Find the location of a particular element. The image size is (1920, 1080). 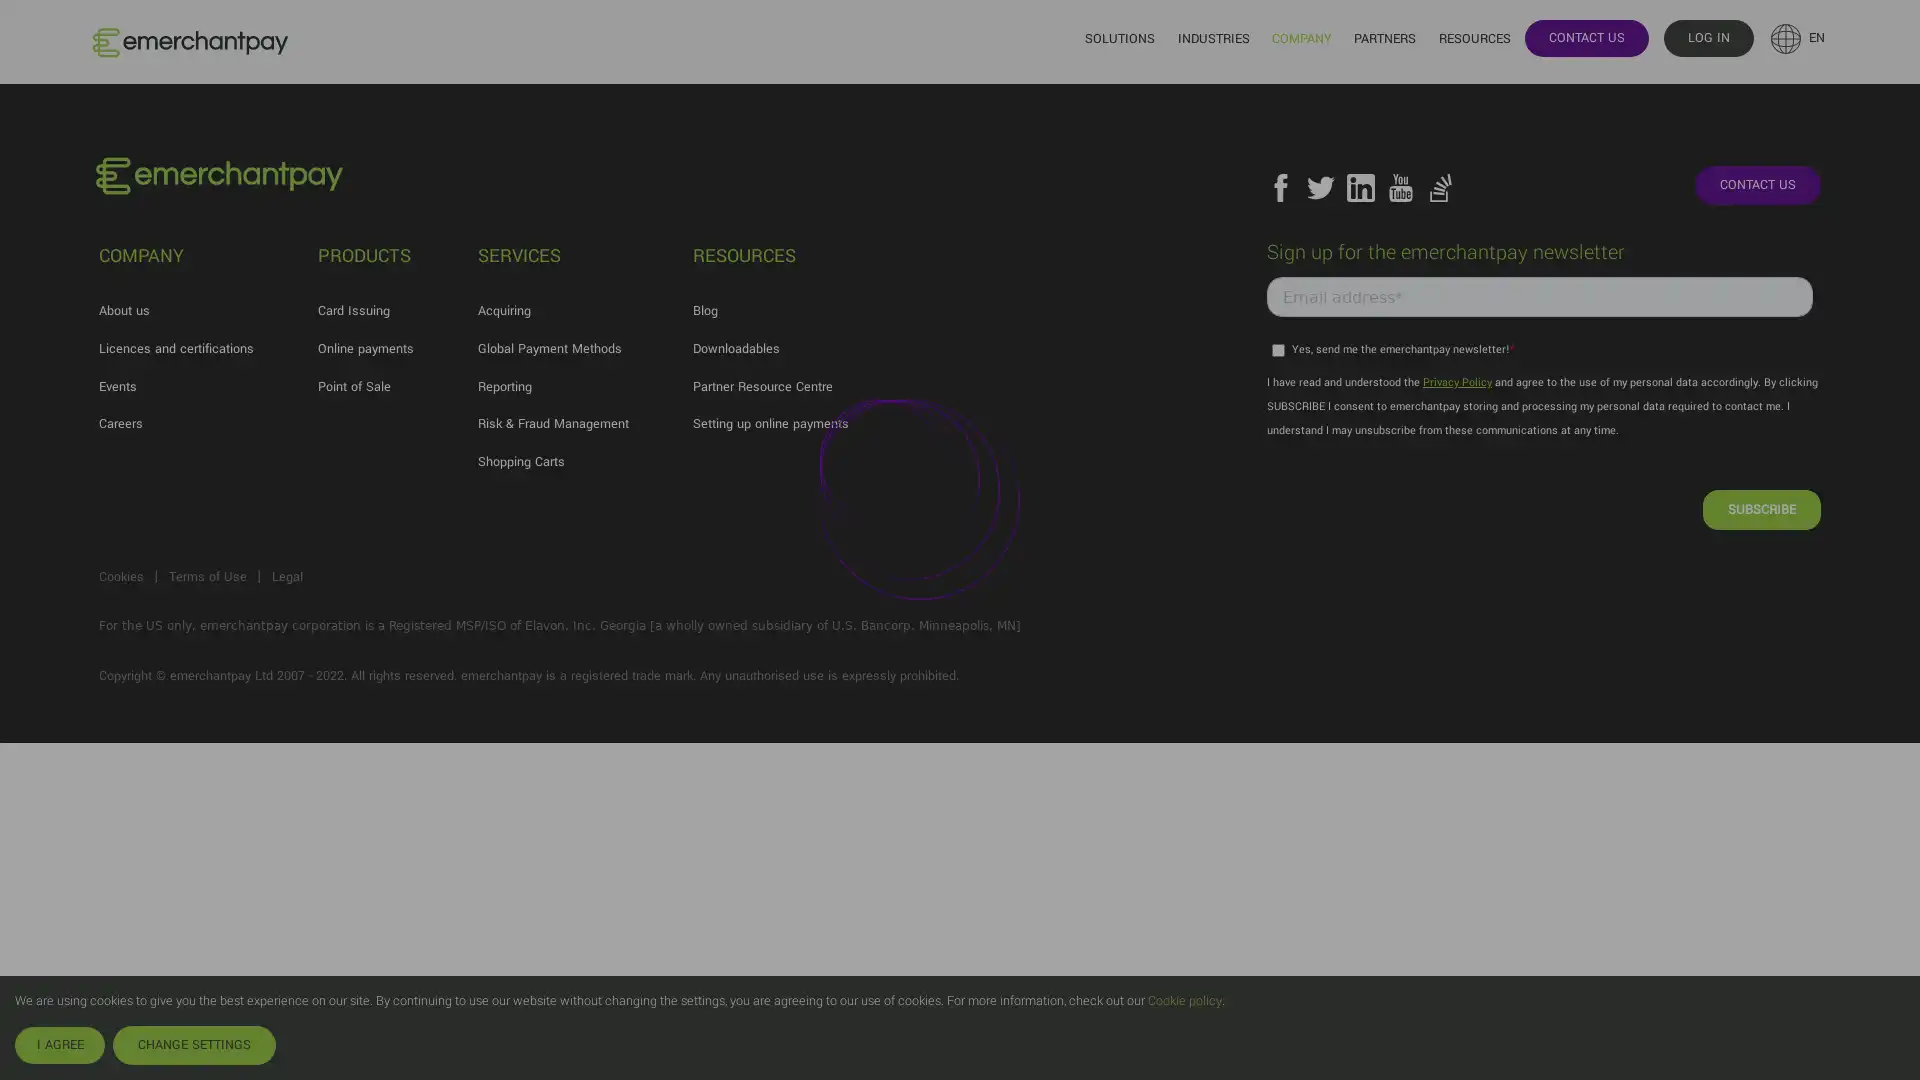

LOG IN is located at coordinates (1707, 37).